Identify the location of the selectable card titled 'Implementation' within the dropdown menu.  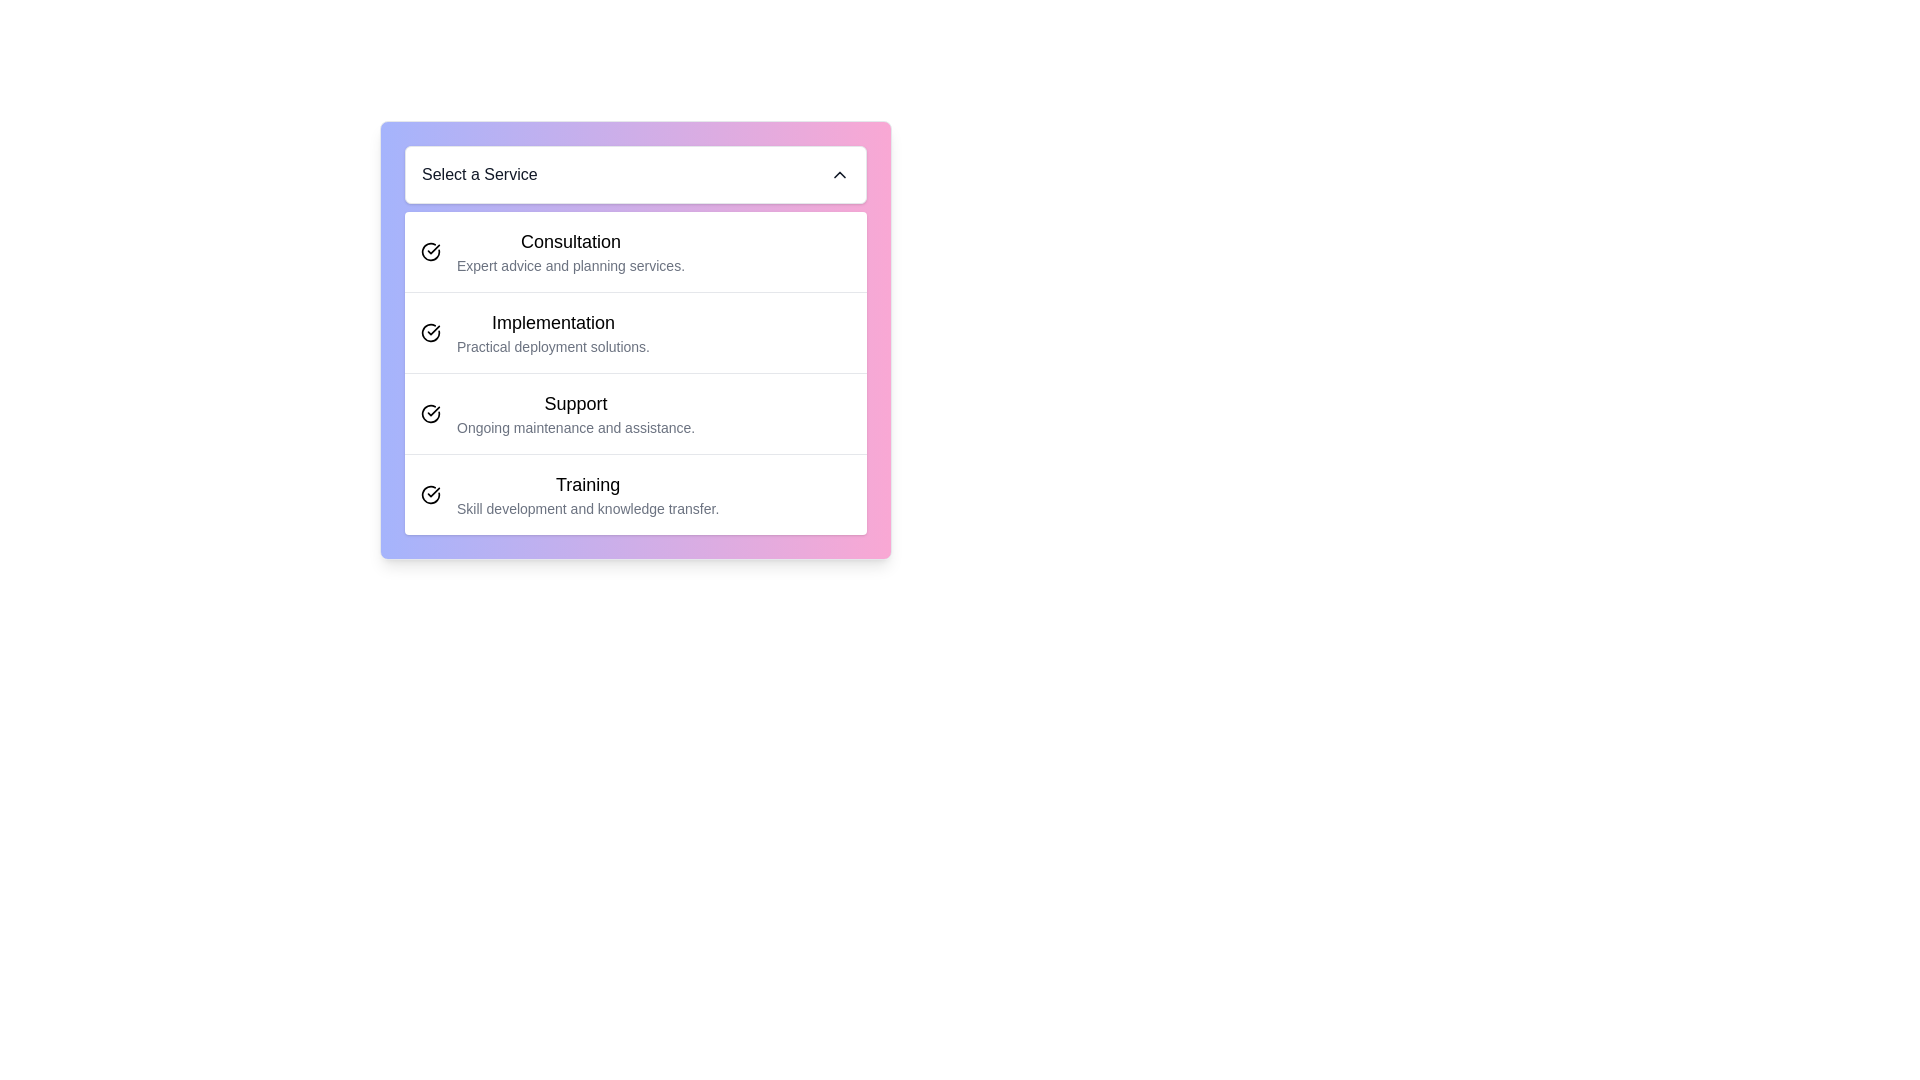
(634, 339).